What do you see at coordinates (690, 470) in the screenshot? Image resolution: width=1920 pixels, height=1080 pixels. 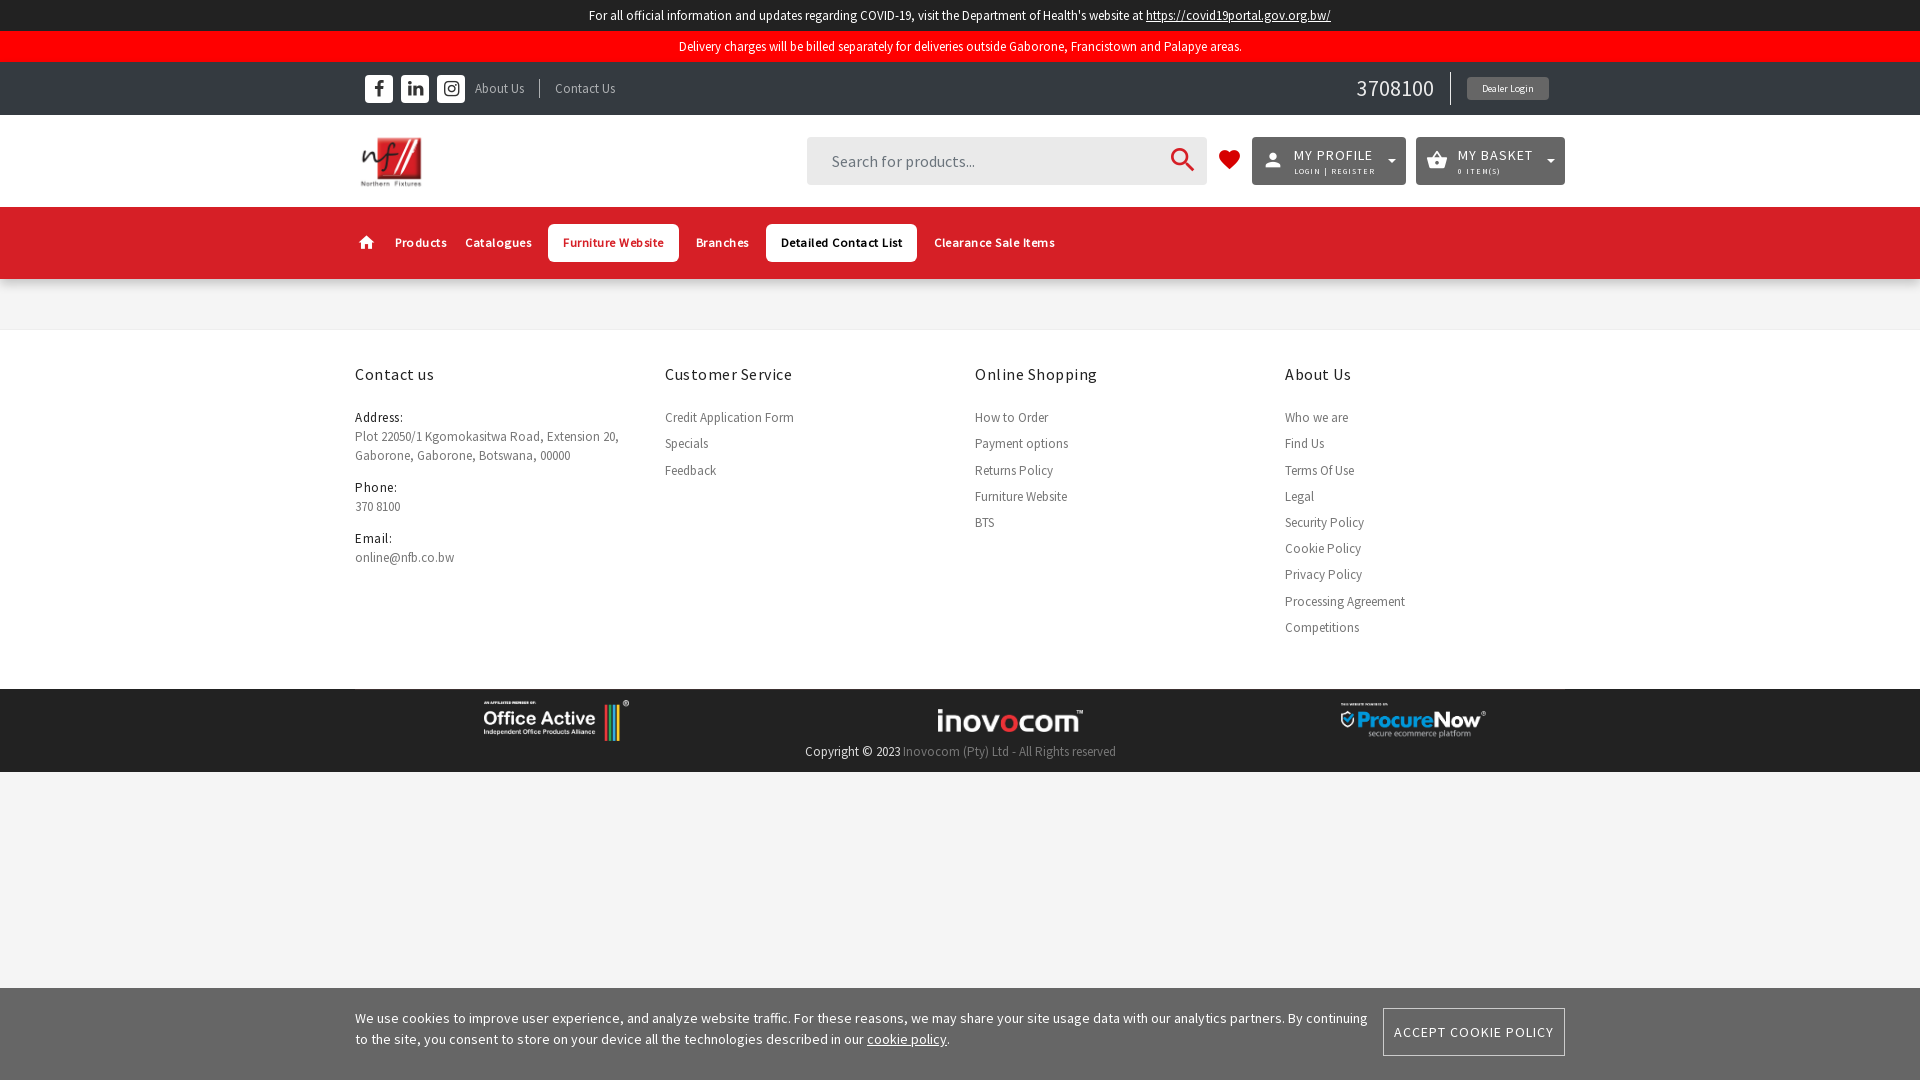 I see `'Feedback'` at bounding box center [690, 470].